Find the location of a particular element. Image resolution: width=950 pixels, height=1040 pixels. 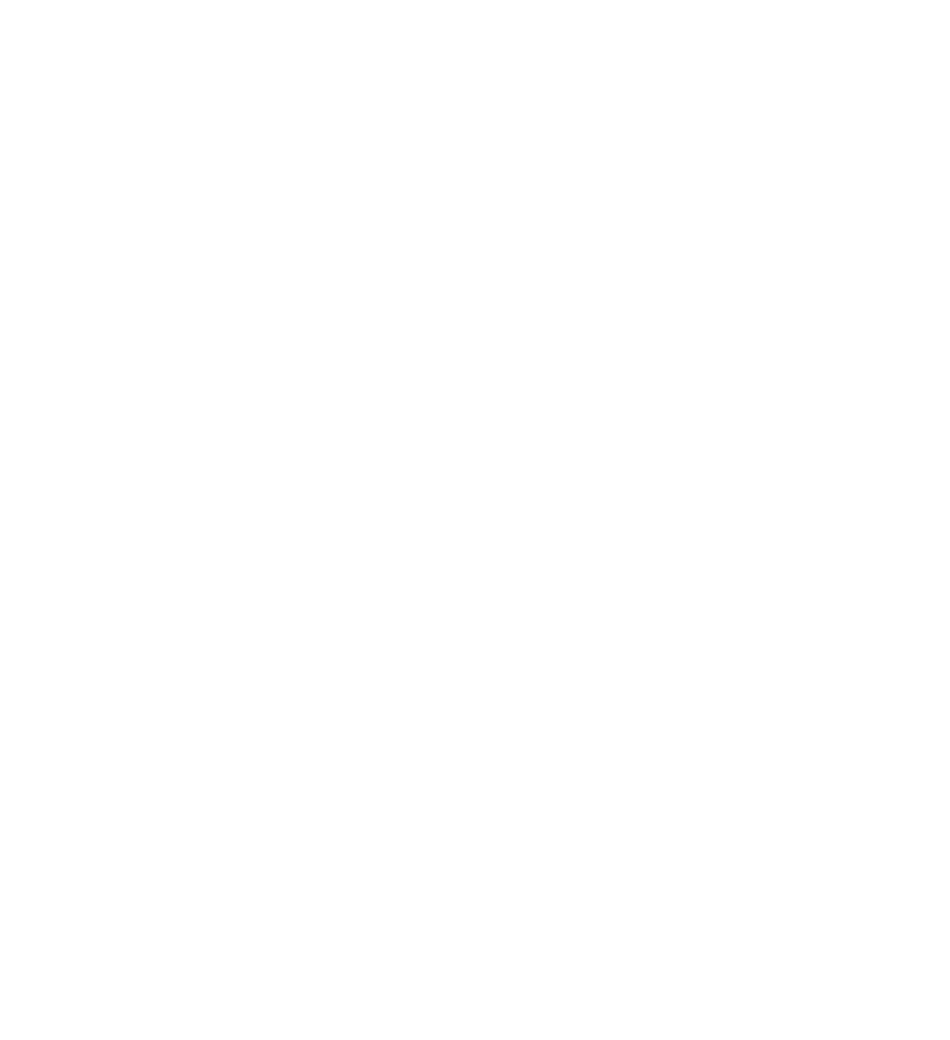

'Ganador del premio Best of the Best de Travellers' Choice en 2022' is located at coordinates (425, 721).